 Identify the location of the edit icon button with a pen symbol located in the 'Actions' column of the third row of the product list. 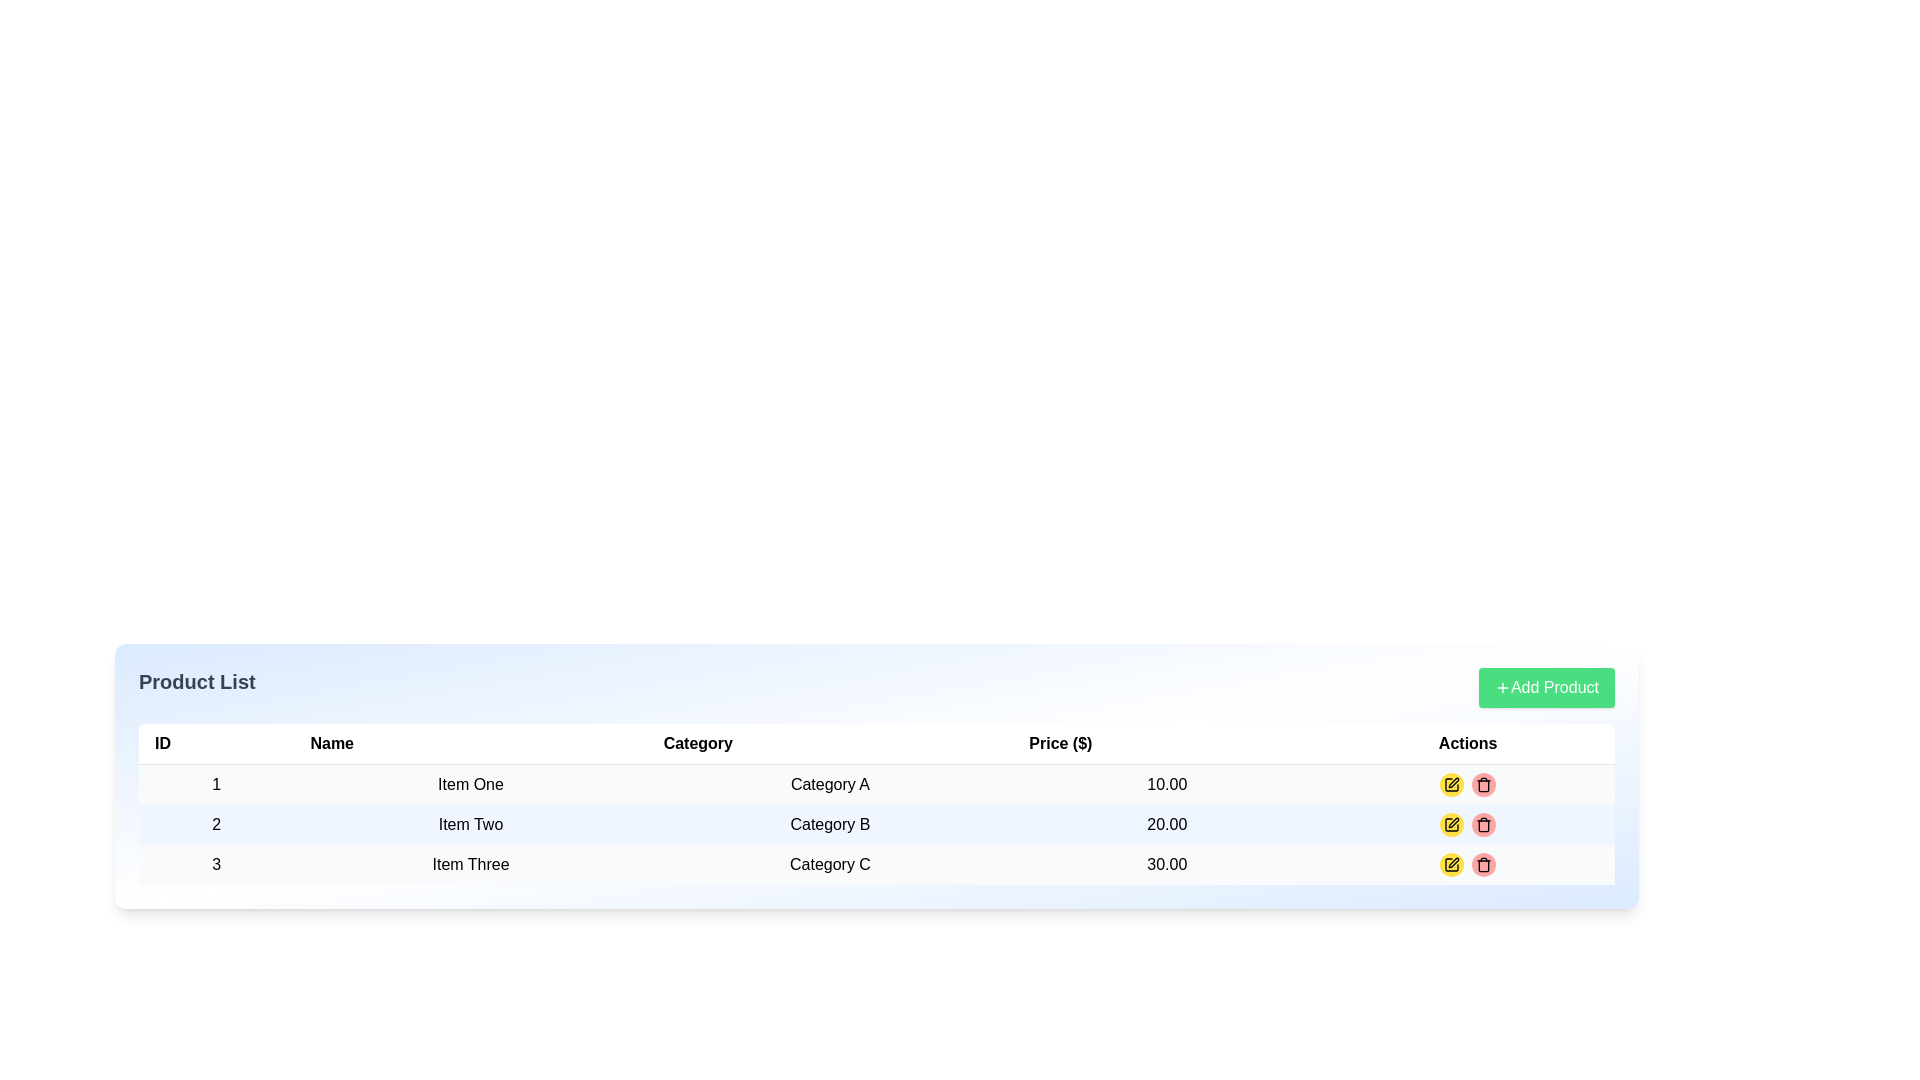
(1452, 784).